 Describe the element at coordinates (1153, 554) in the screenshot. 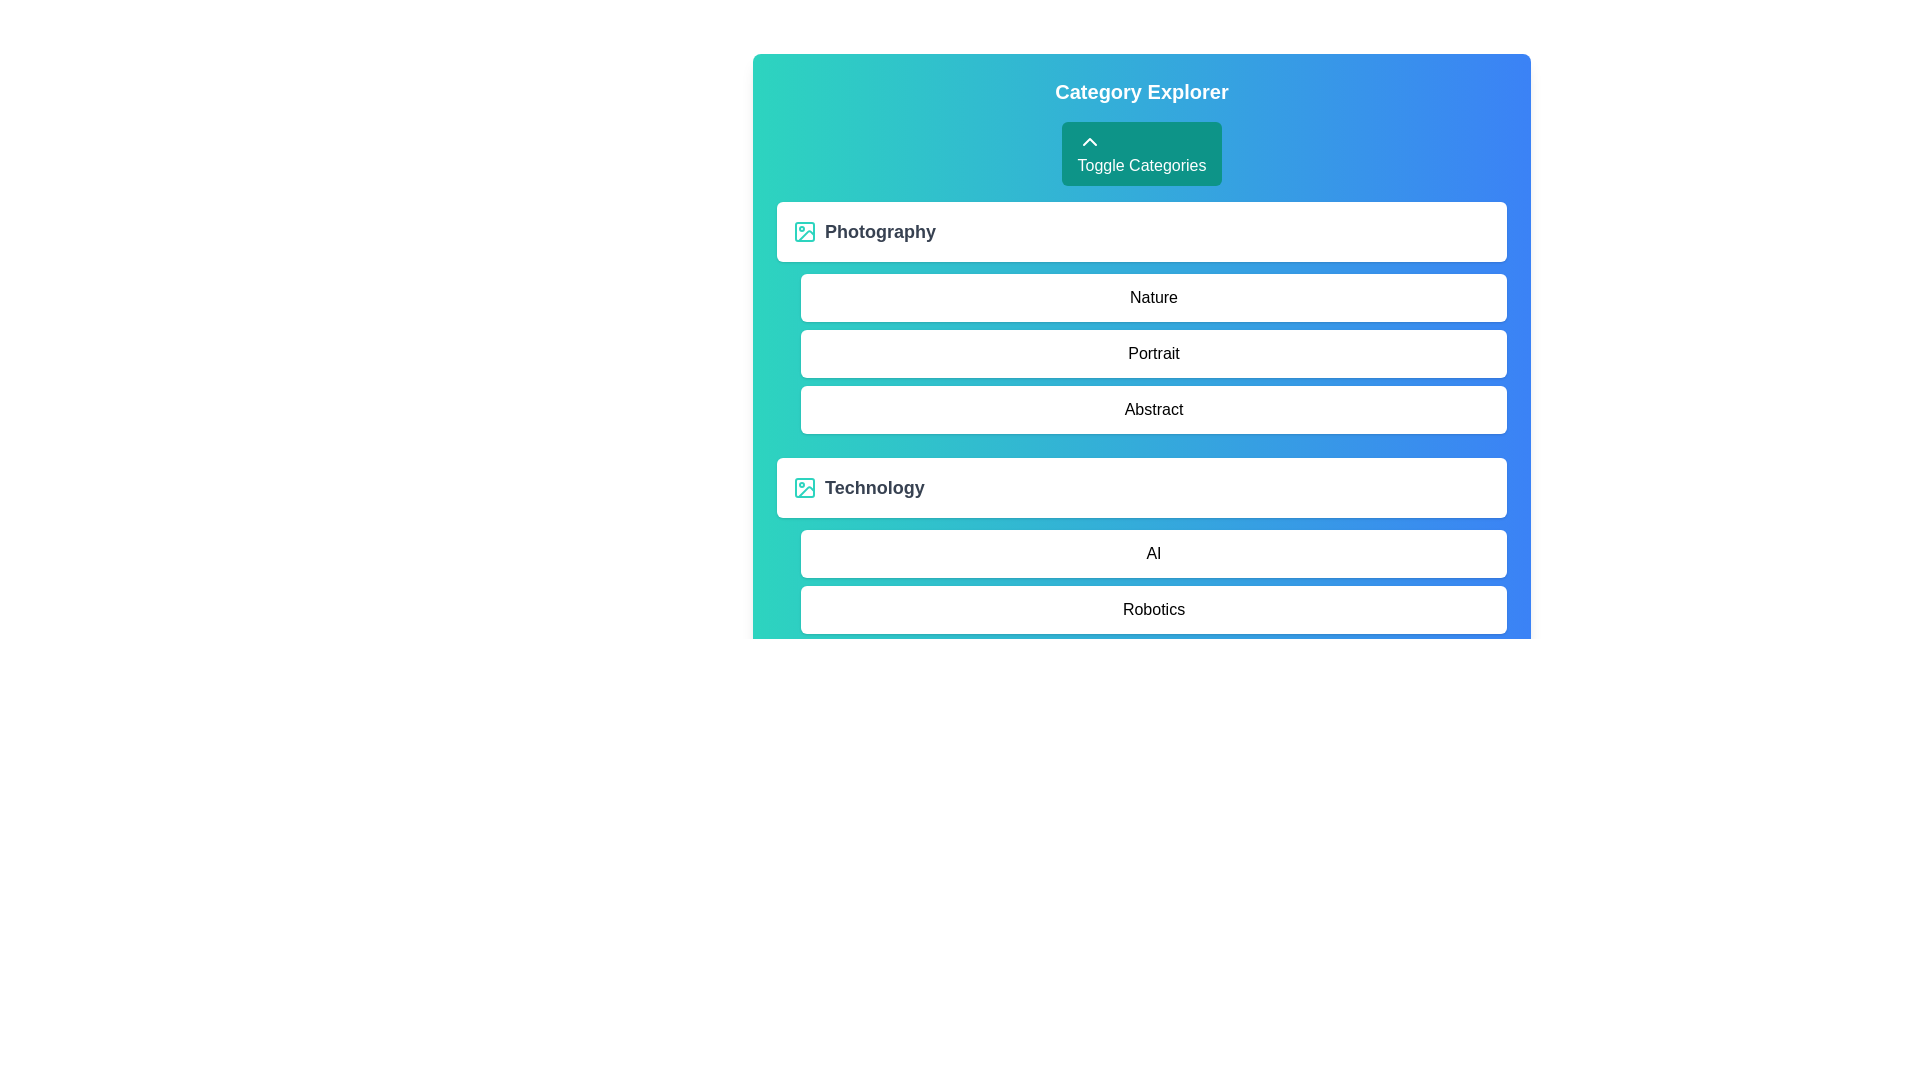

I see `the item AI from the category Technology` at that location.